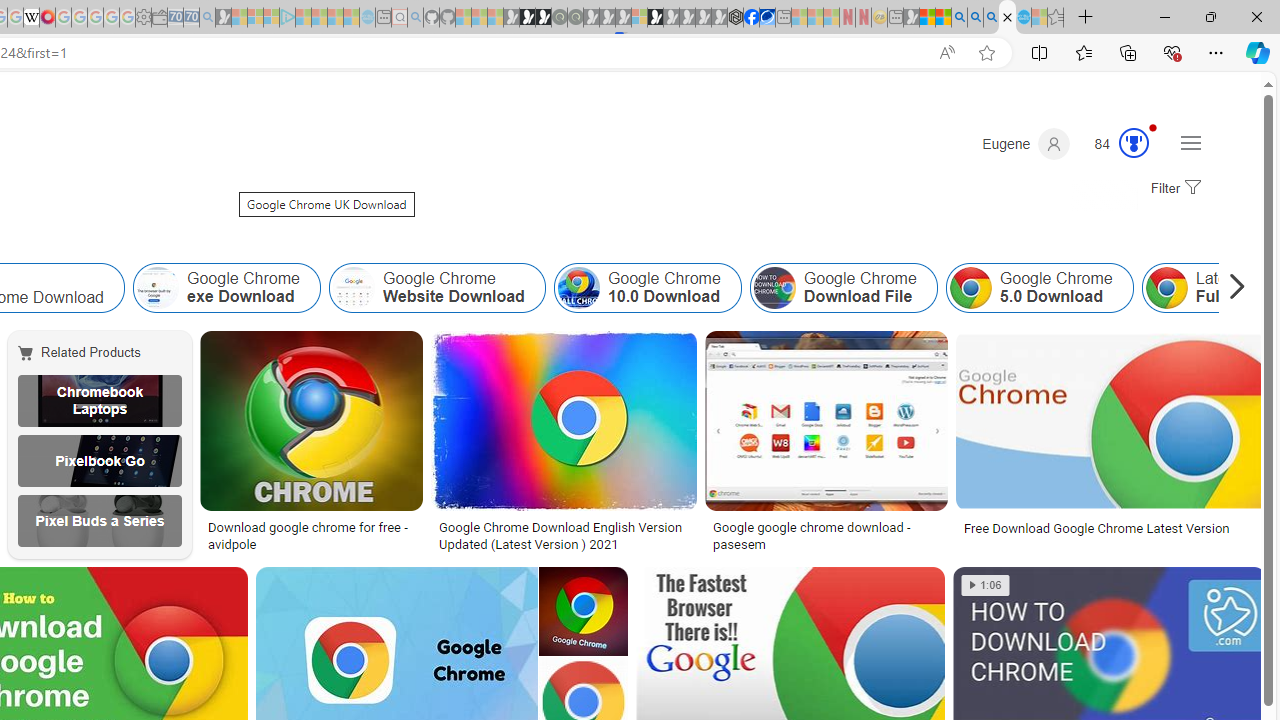 Image resolution: width=1280 pixels, height=720 pixels. Describe the element at coordinates (577, 288) in the screenshot. I see `'Google Chrome 10.0 Download'` at that location.